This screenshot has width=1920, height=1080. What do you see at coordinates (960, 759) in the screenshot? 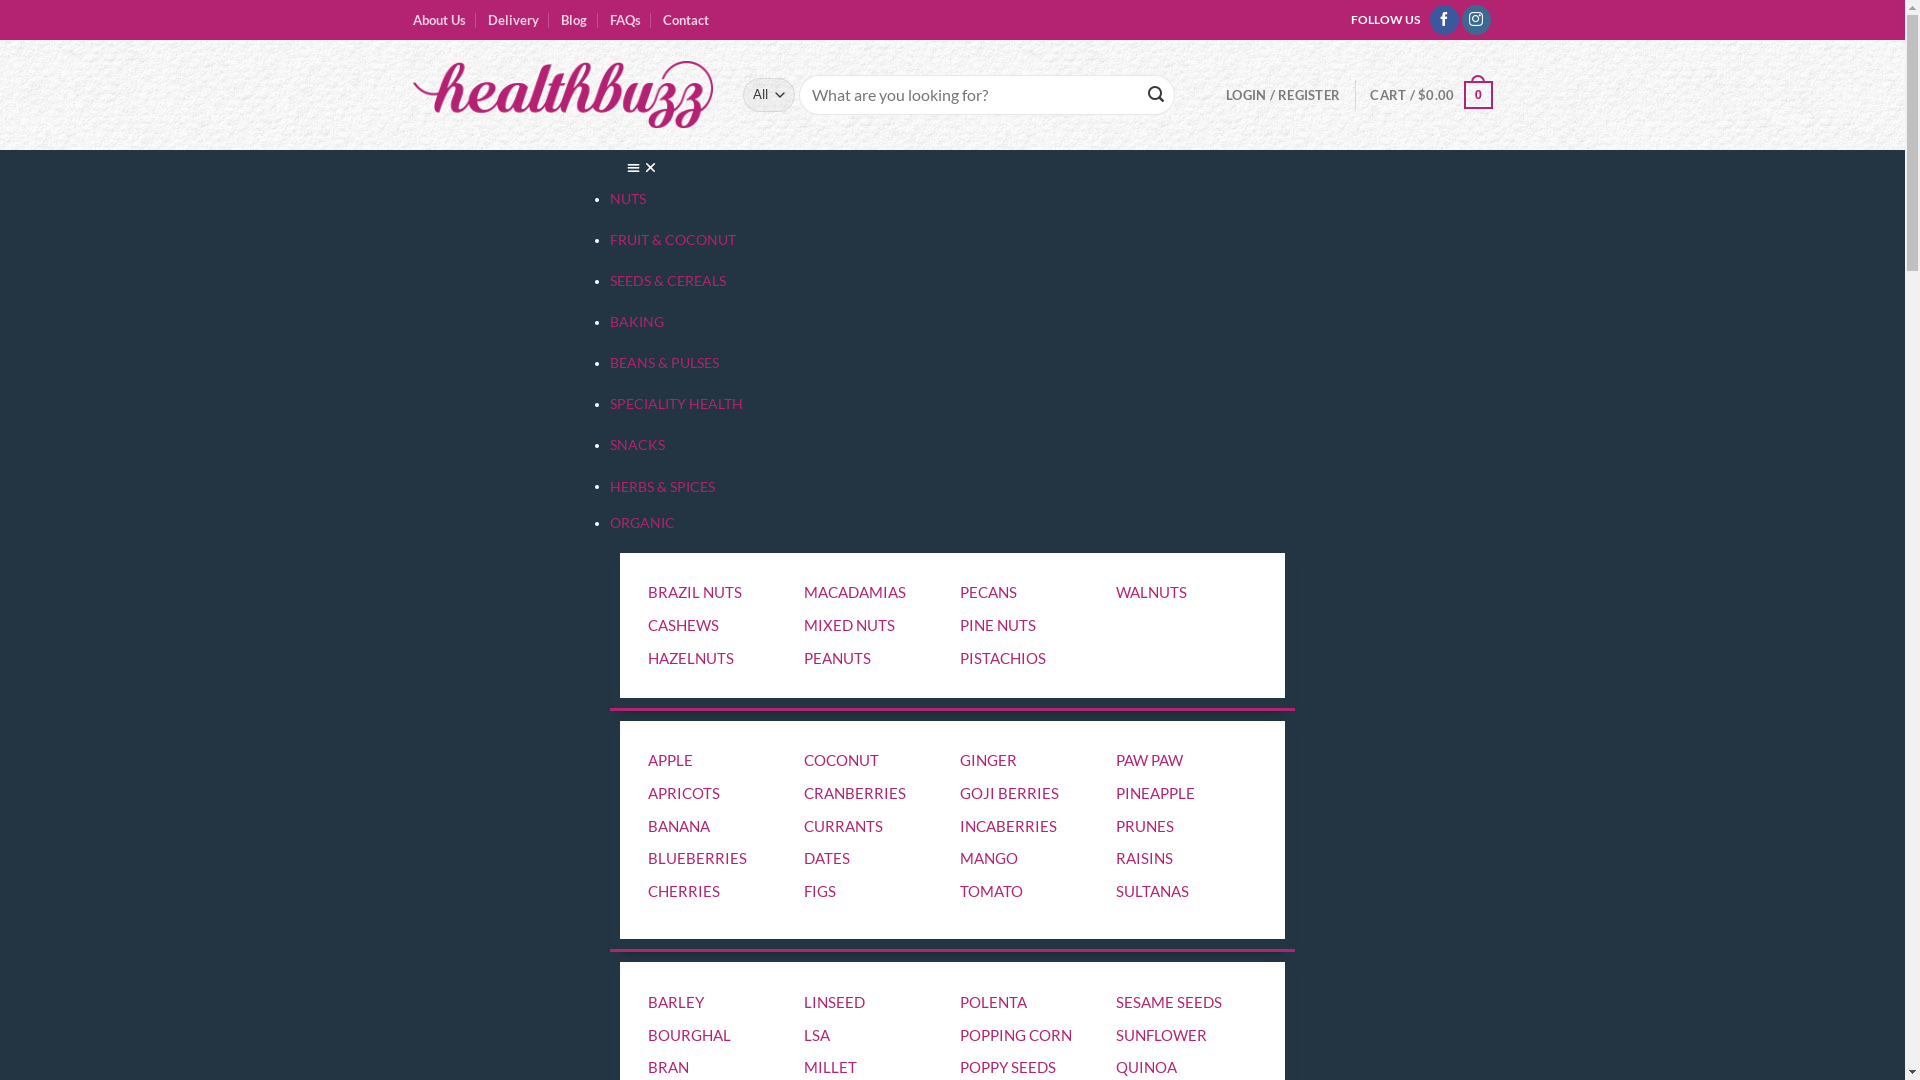
I see `'GINGER'` at bounding box center [960, 759].